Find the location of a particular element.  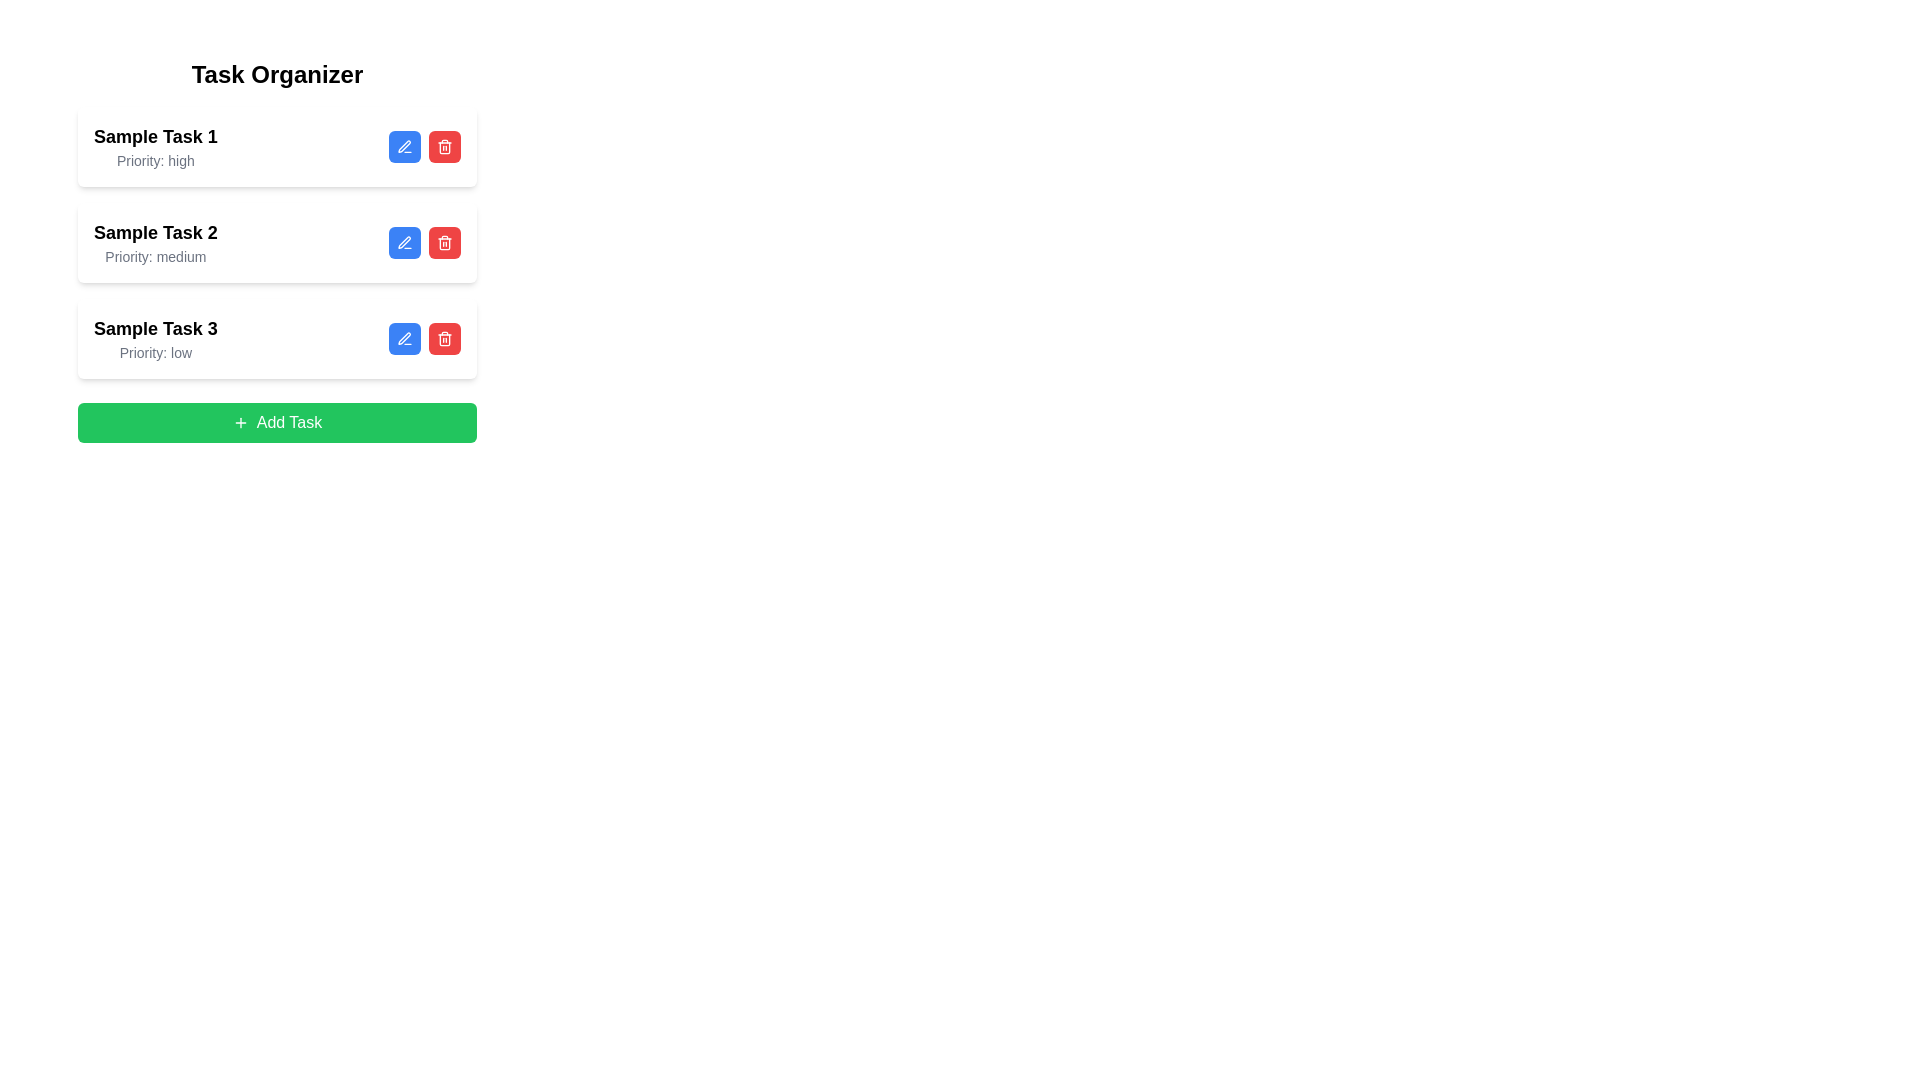

the 'low' priority text label located beneath the title 'Sample Task 3' in the task card is located at coordinates (154, 352).